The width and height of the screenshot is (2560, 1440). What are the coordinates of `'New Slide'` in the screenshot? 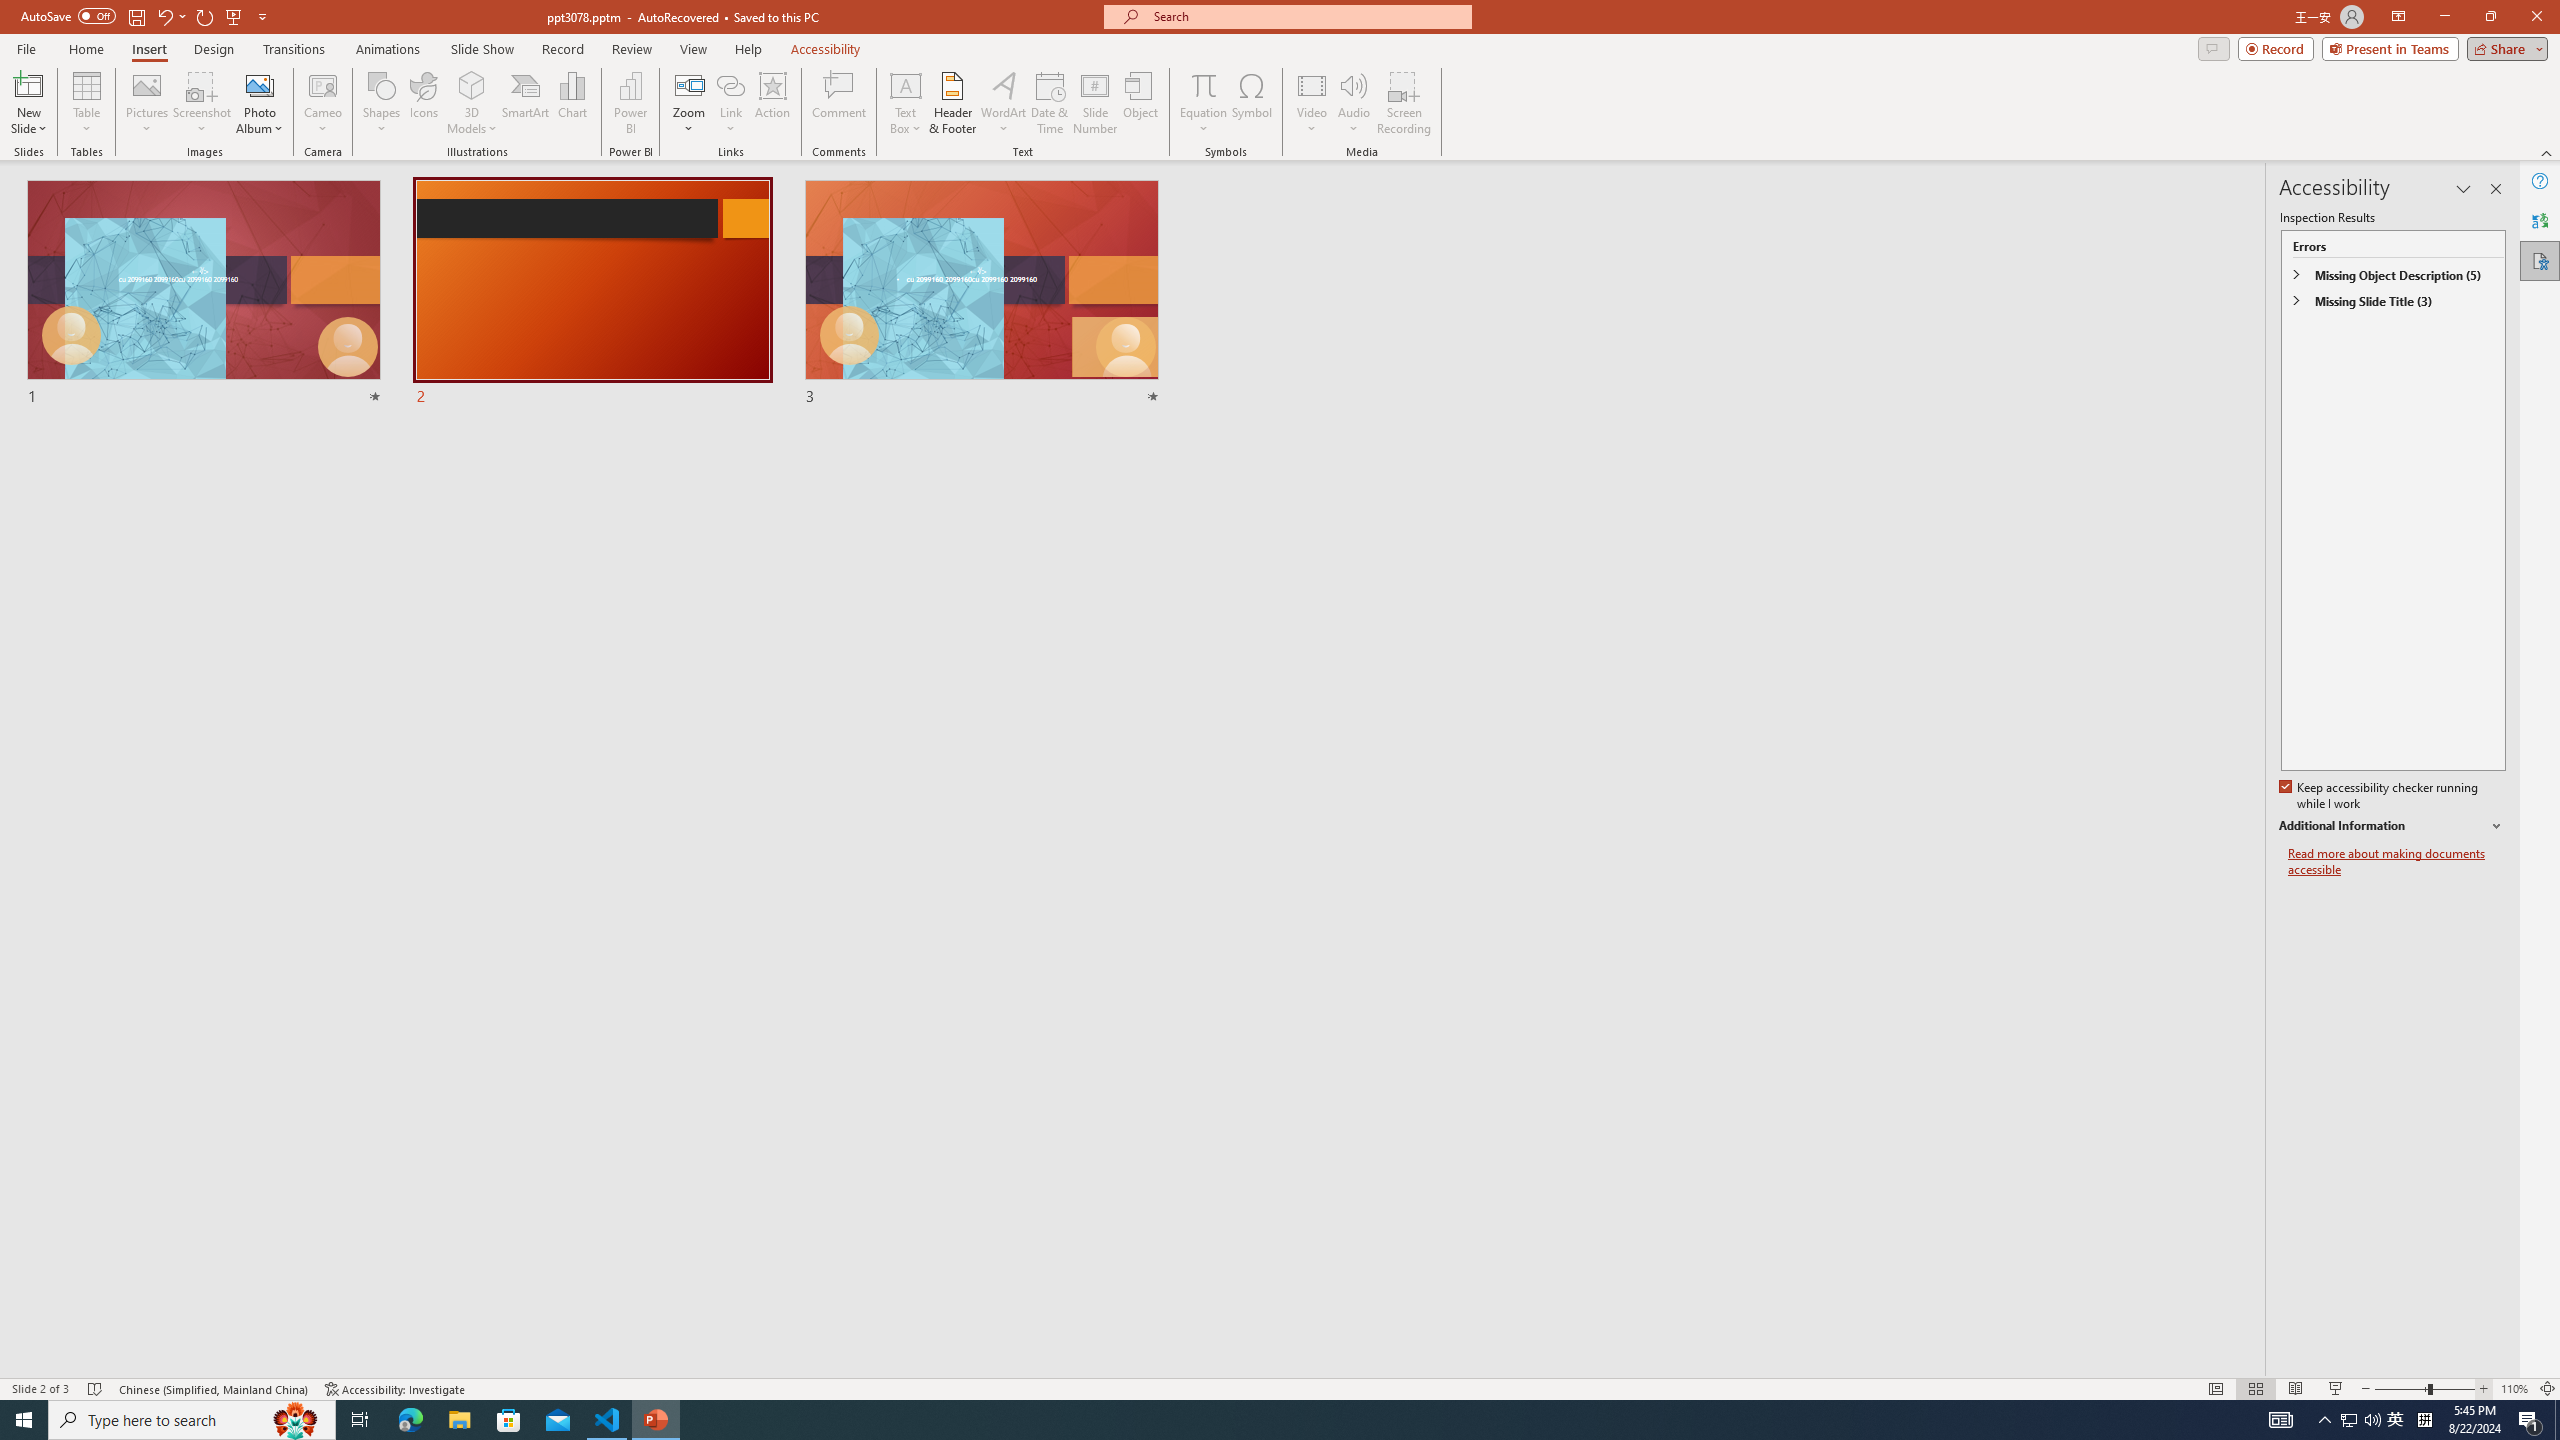 It's located at (28, 103).